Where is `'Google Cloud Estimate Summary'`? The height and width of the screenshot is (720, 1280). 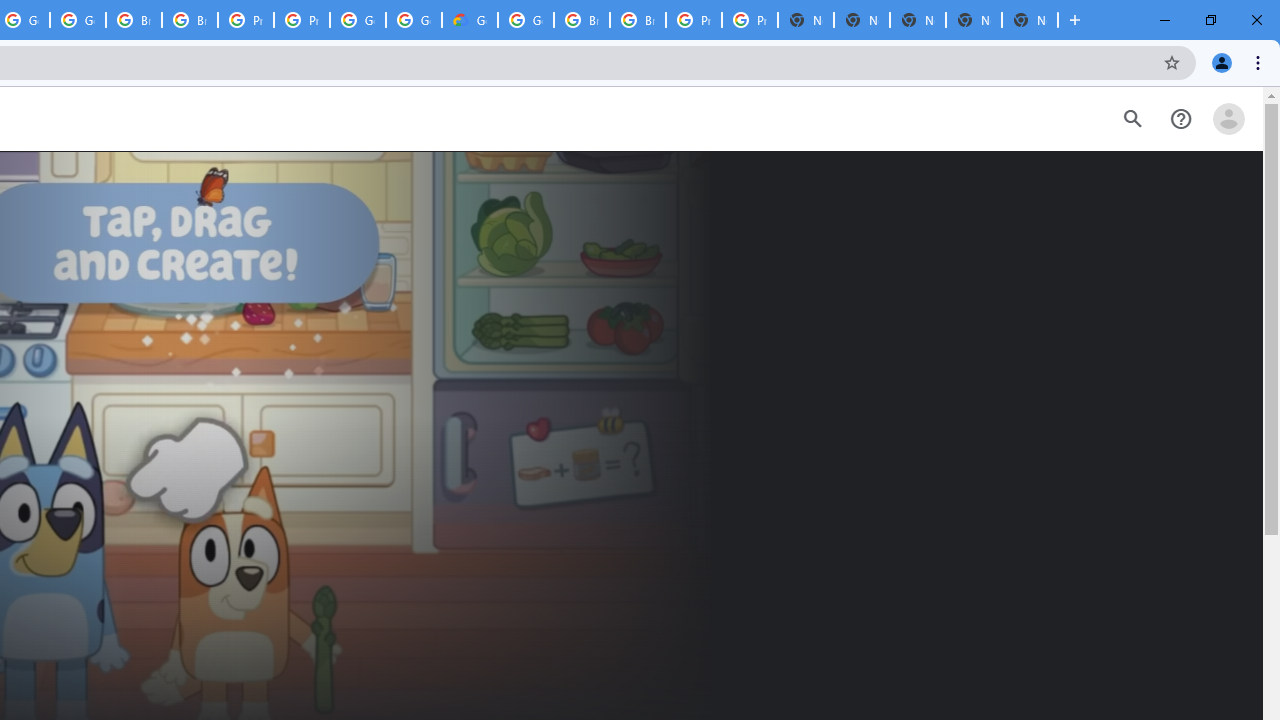
'Google Cloud Estimate Summary' is located at coordinates (468, 20).